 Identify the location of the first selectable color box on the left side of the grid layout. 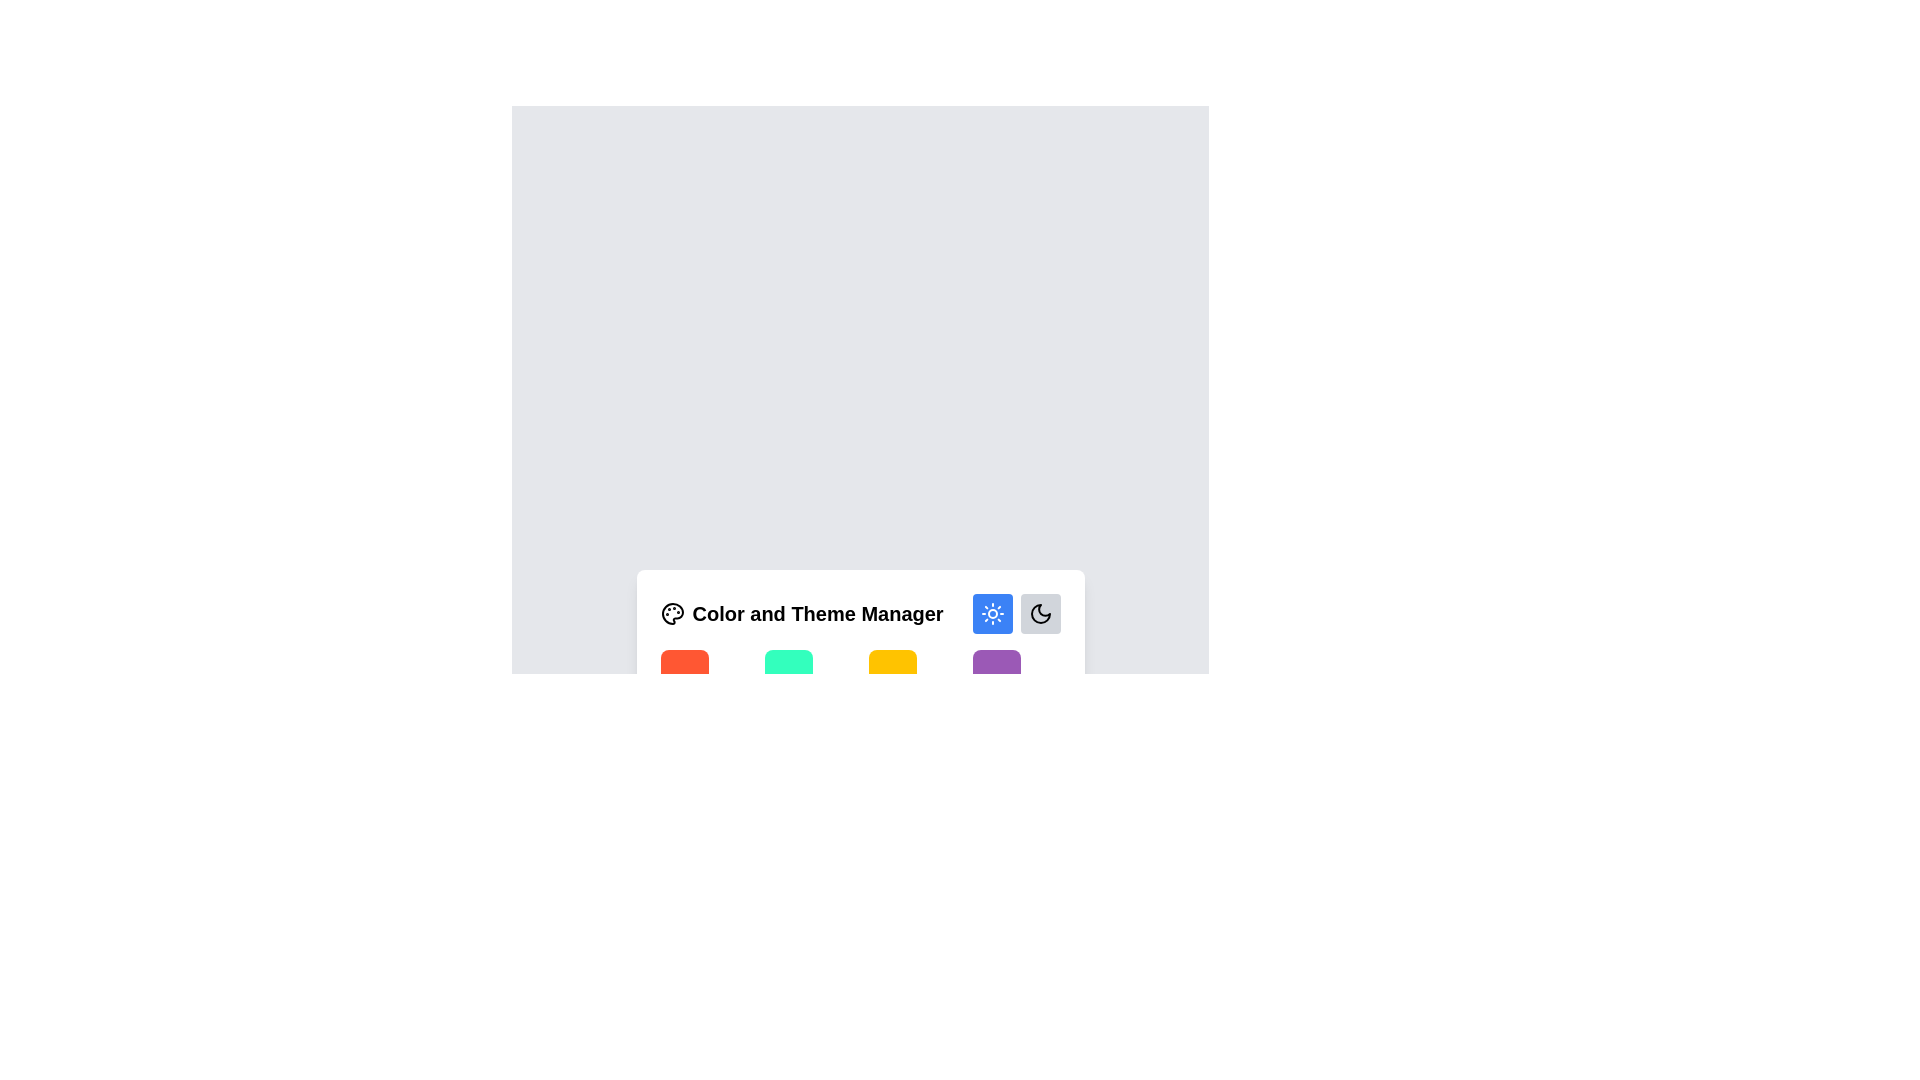
(684, 674).